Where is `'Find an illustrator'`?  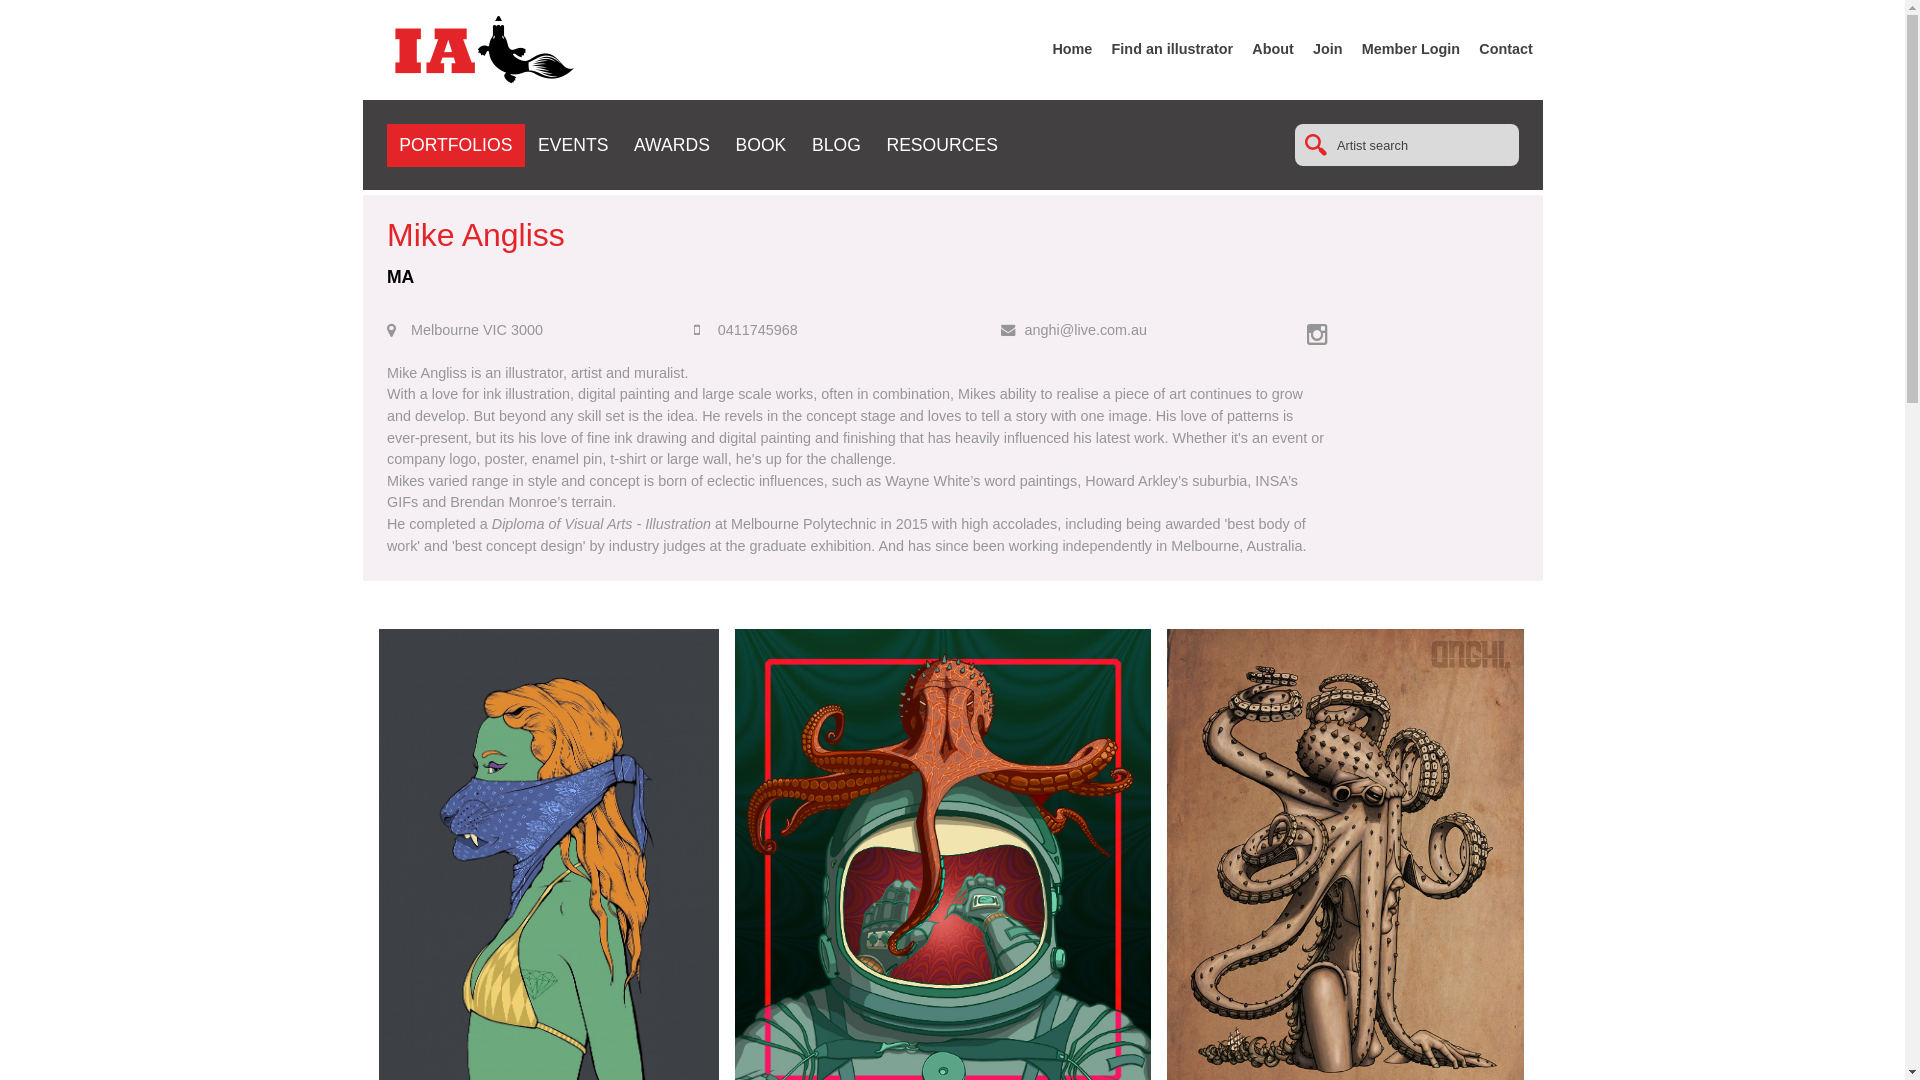 'Find an illustrator' is located at coordinates (1172, 48).